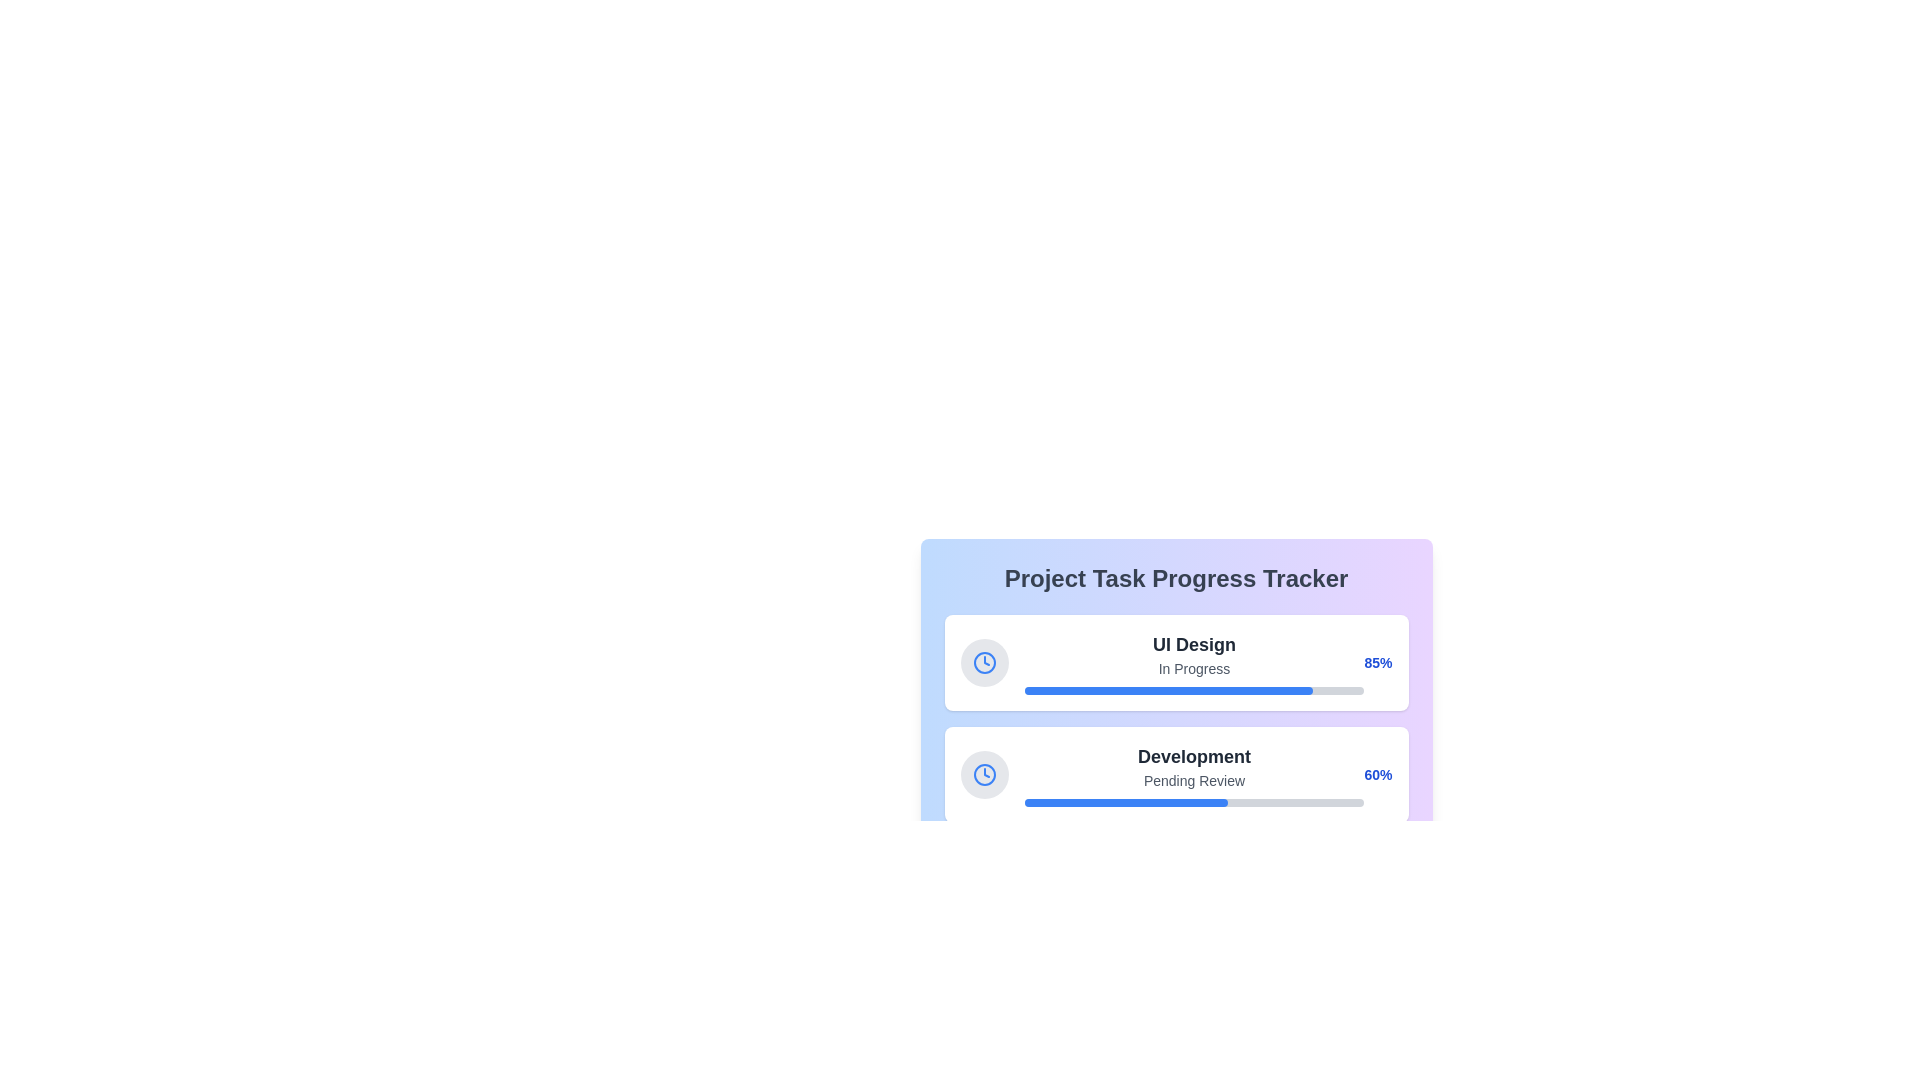 This screenshot has height=1080, width=1920. What do you see at coordinates (984, 663) in the screenshot?
I see `the status icon representing the 'UI Design' task in the progress tracker, located within the card that also displays 'In Progress' and a progress bar` at bounding box center [984, 663].